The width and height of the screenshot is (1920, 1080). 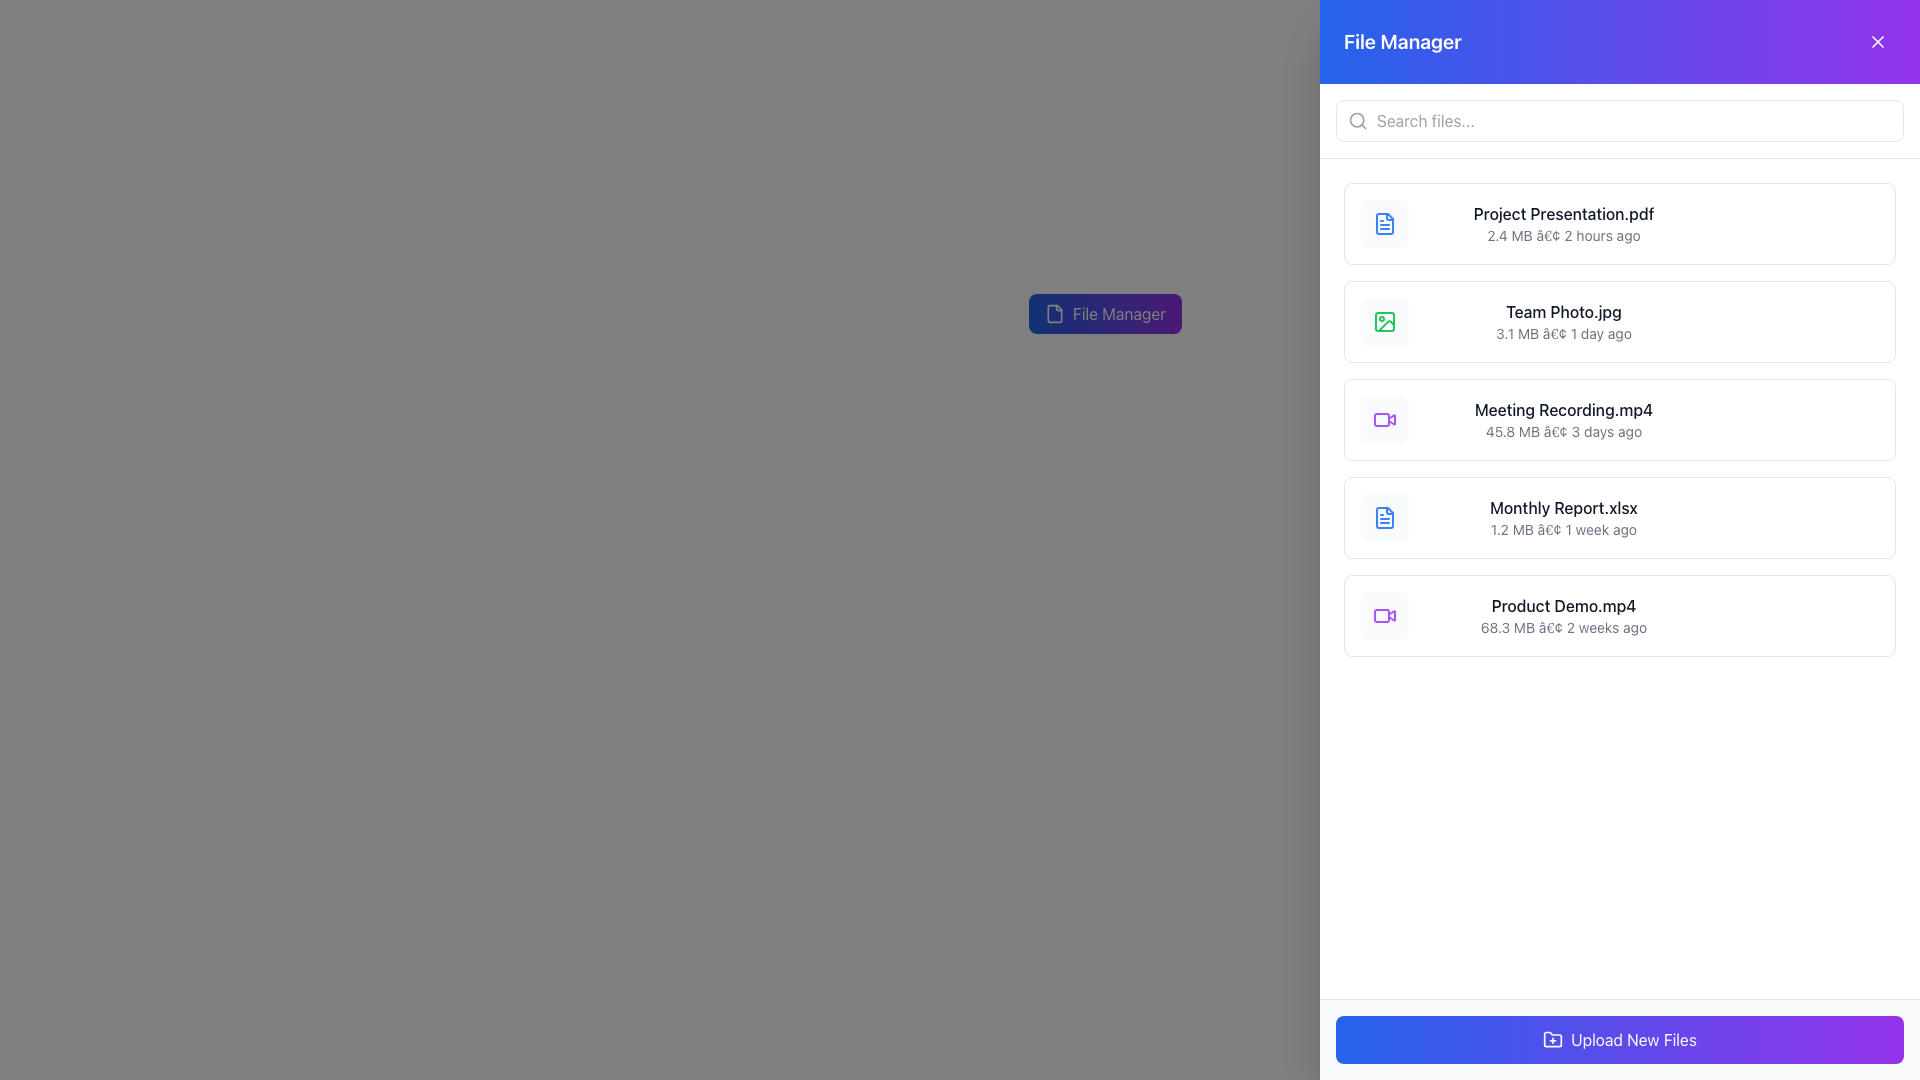 I want to click on the decorative file type icon located to the far left of the text 'Monthly Report.xlsx' in the fourth item of the vertically arranged file list, so click(x=1384, y=516).